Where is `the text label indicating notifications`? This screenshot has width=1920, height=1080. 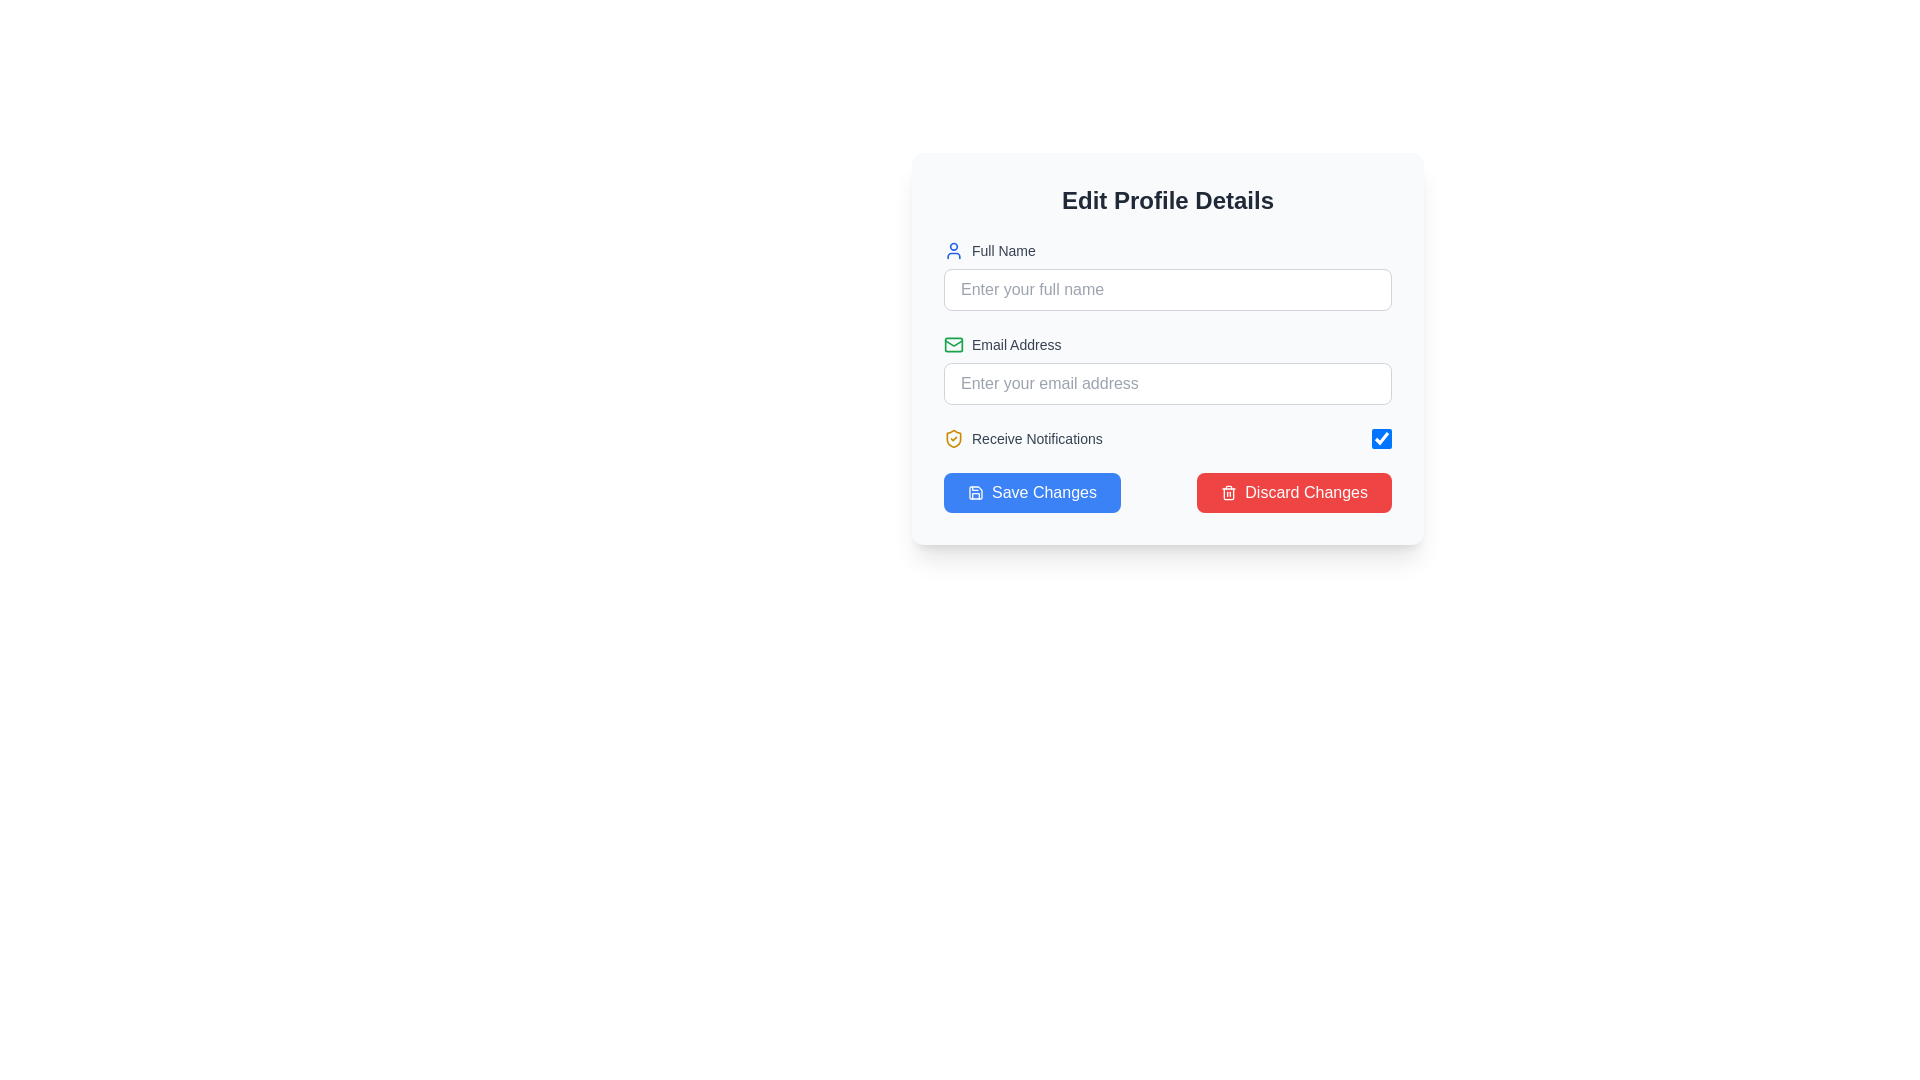 the text label indicating notifications is located at coordinates (1037, 438).